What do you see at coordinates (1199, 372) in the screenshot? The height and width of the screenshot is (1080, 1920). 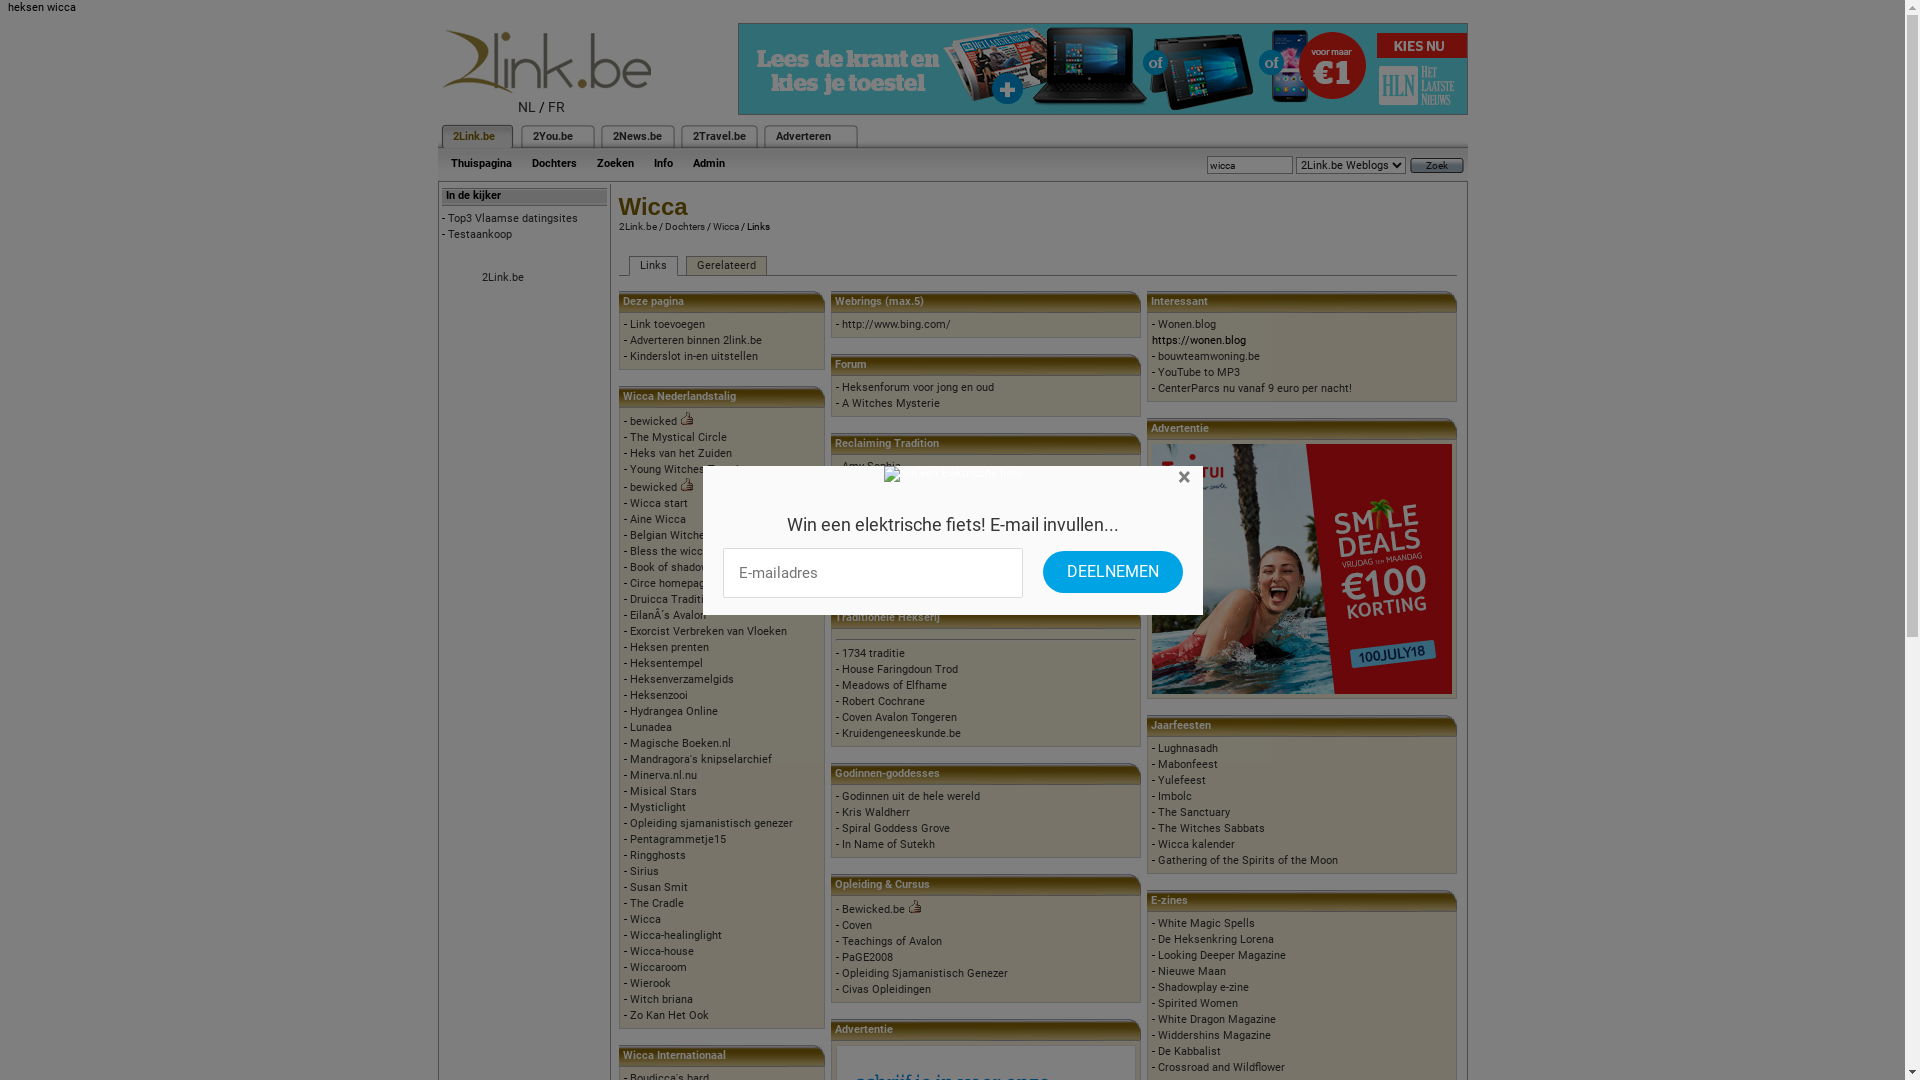 I see `'YouTube to MP3'` at bounding box center [1199, 372].